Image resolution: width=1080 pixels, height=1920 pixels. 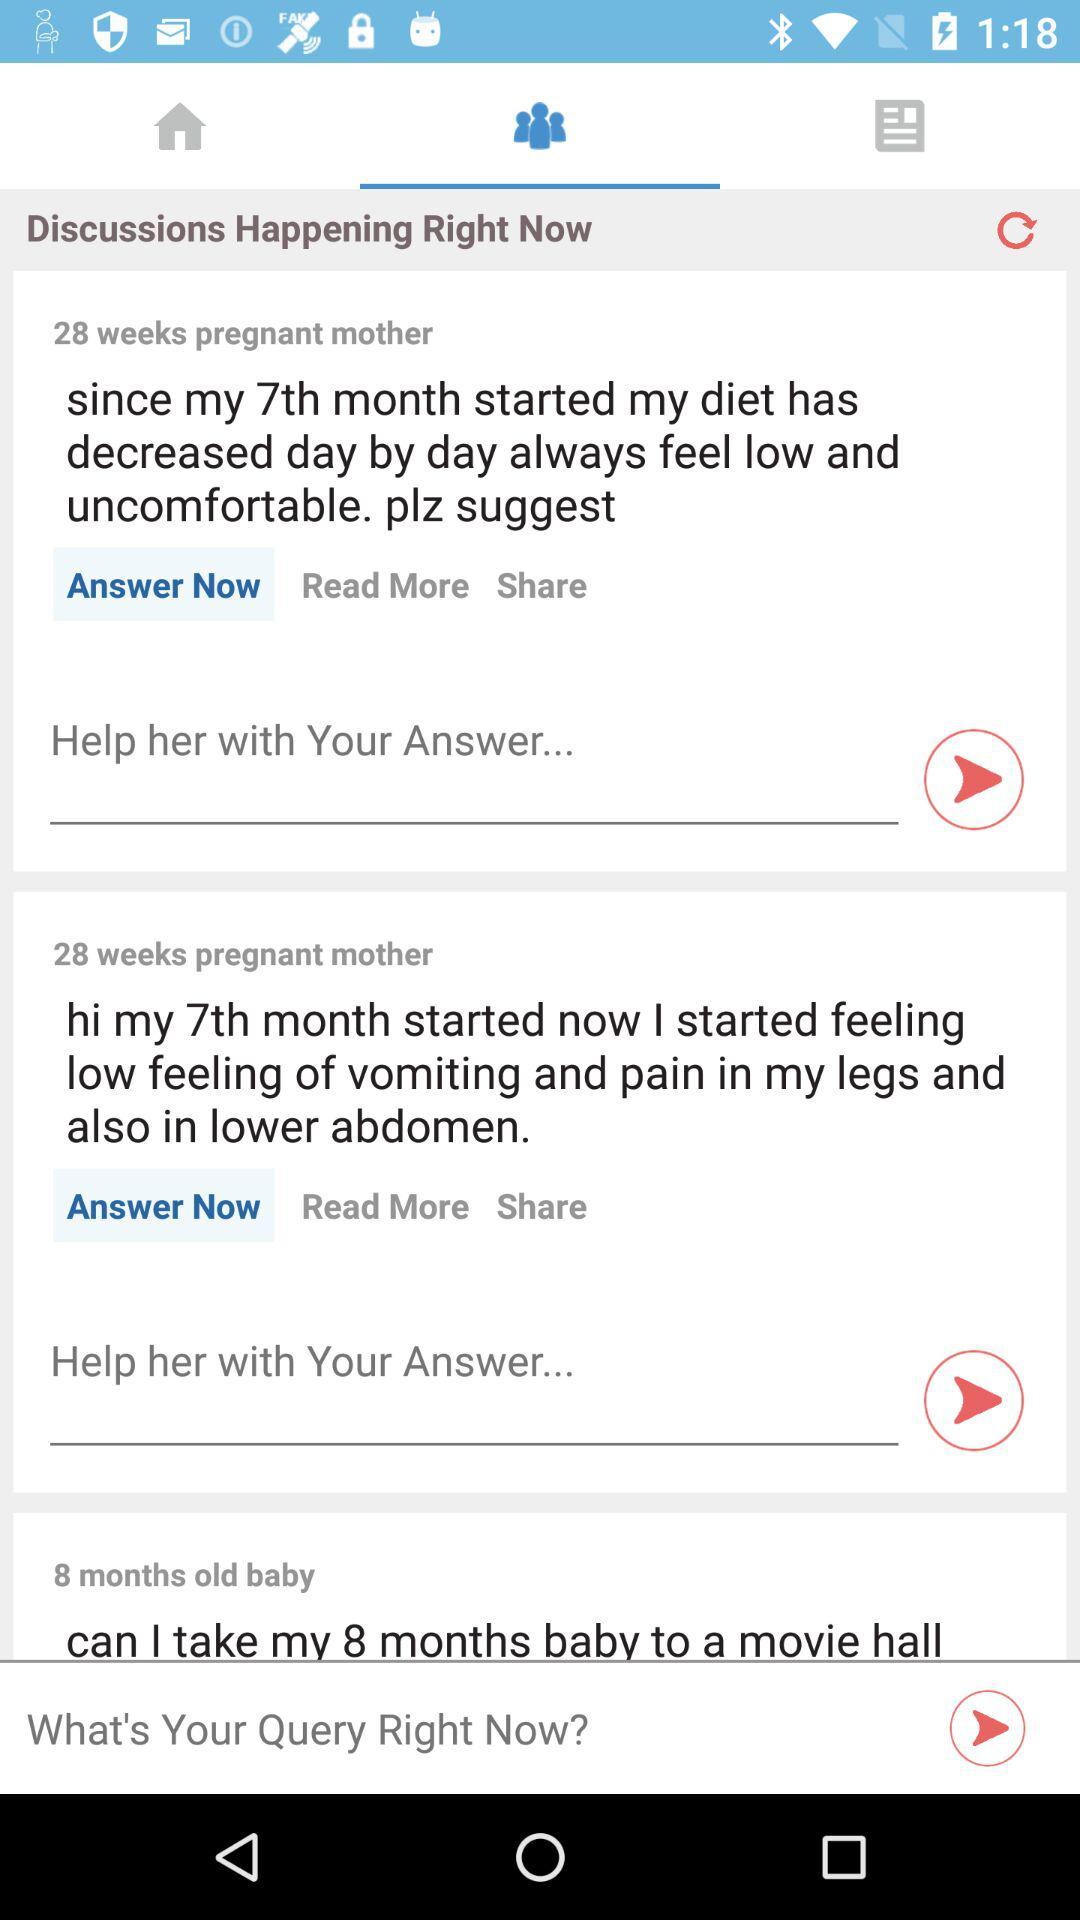 I want to click on search query, so click(x=987, y=1727).